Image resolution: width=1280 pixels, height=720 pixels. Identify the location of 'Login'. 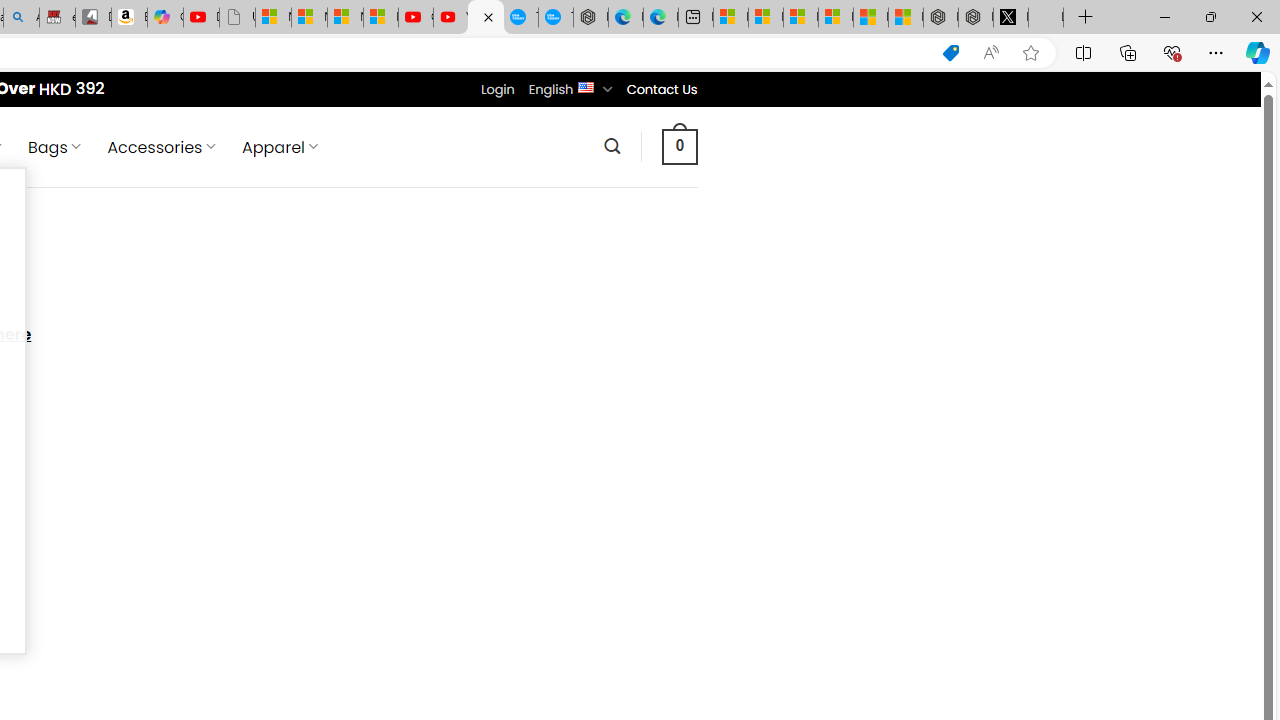
(497, 88).